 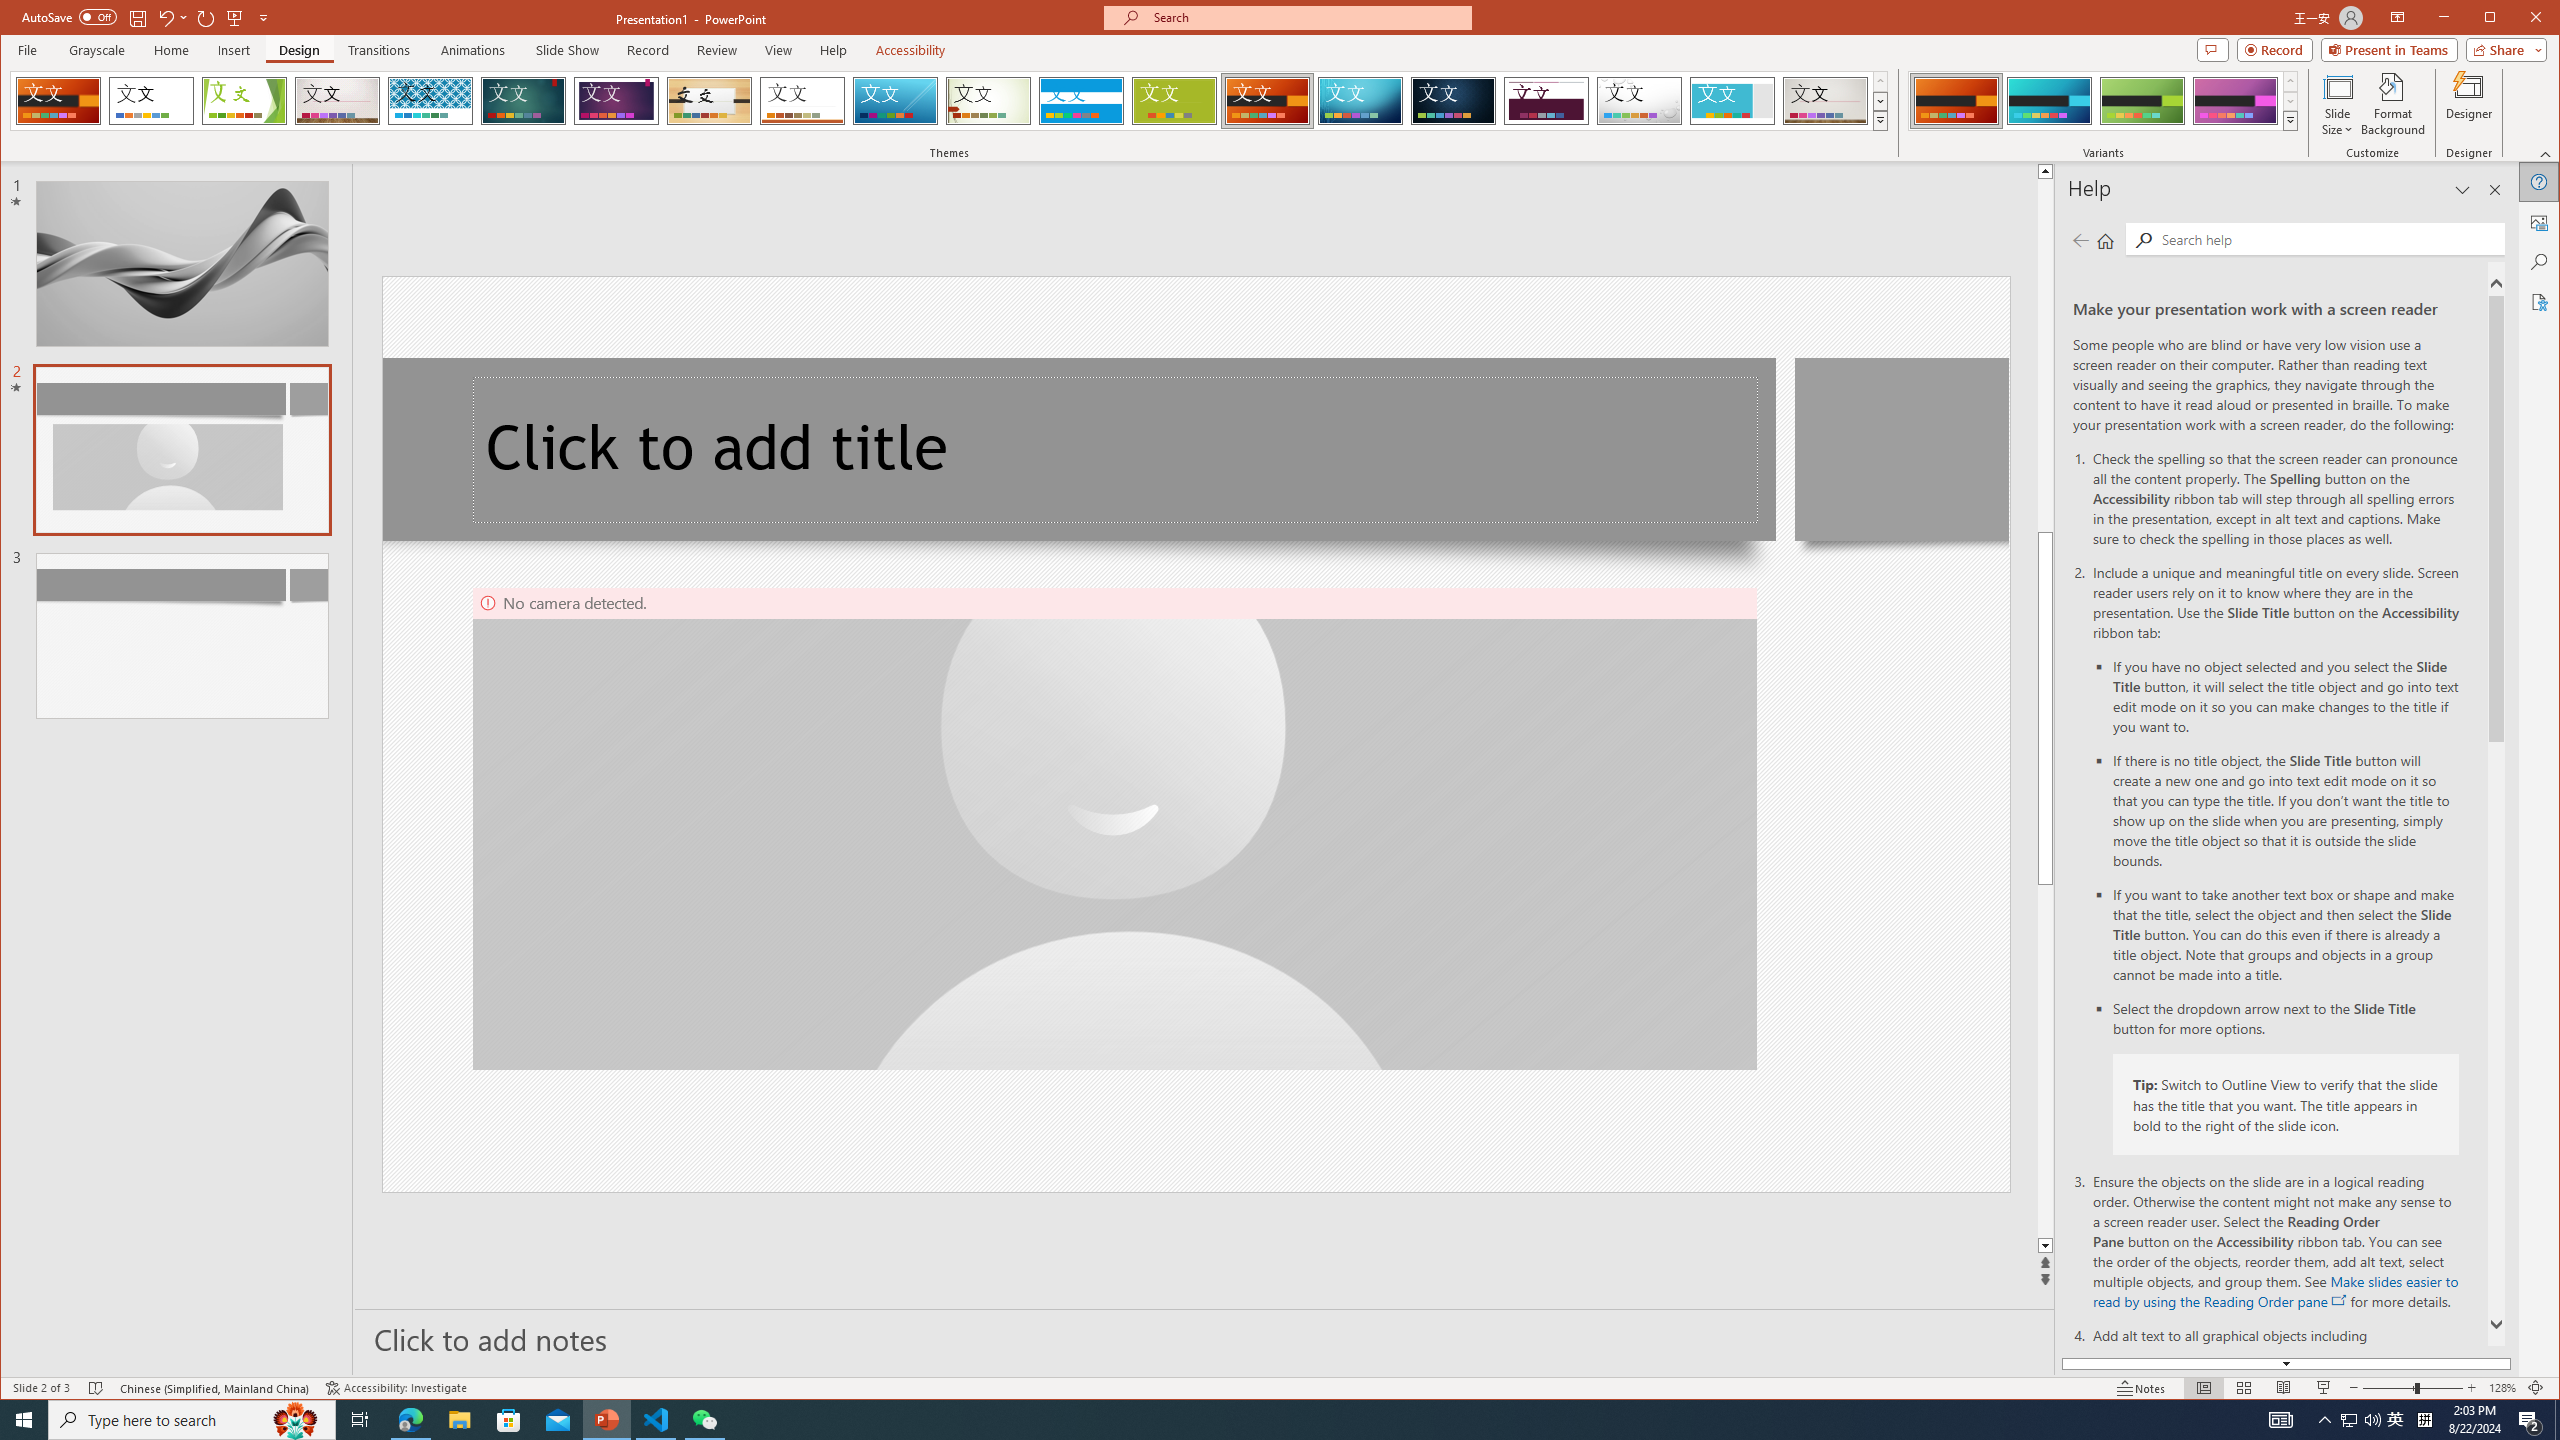 What do you see at coordinates (2339, 1301) in the screenshot?
I see `'openinnewwindow'` at bounding box center [2339, 1301].